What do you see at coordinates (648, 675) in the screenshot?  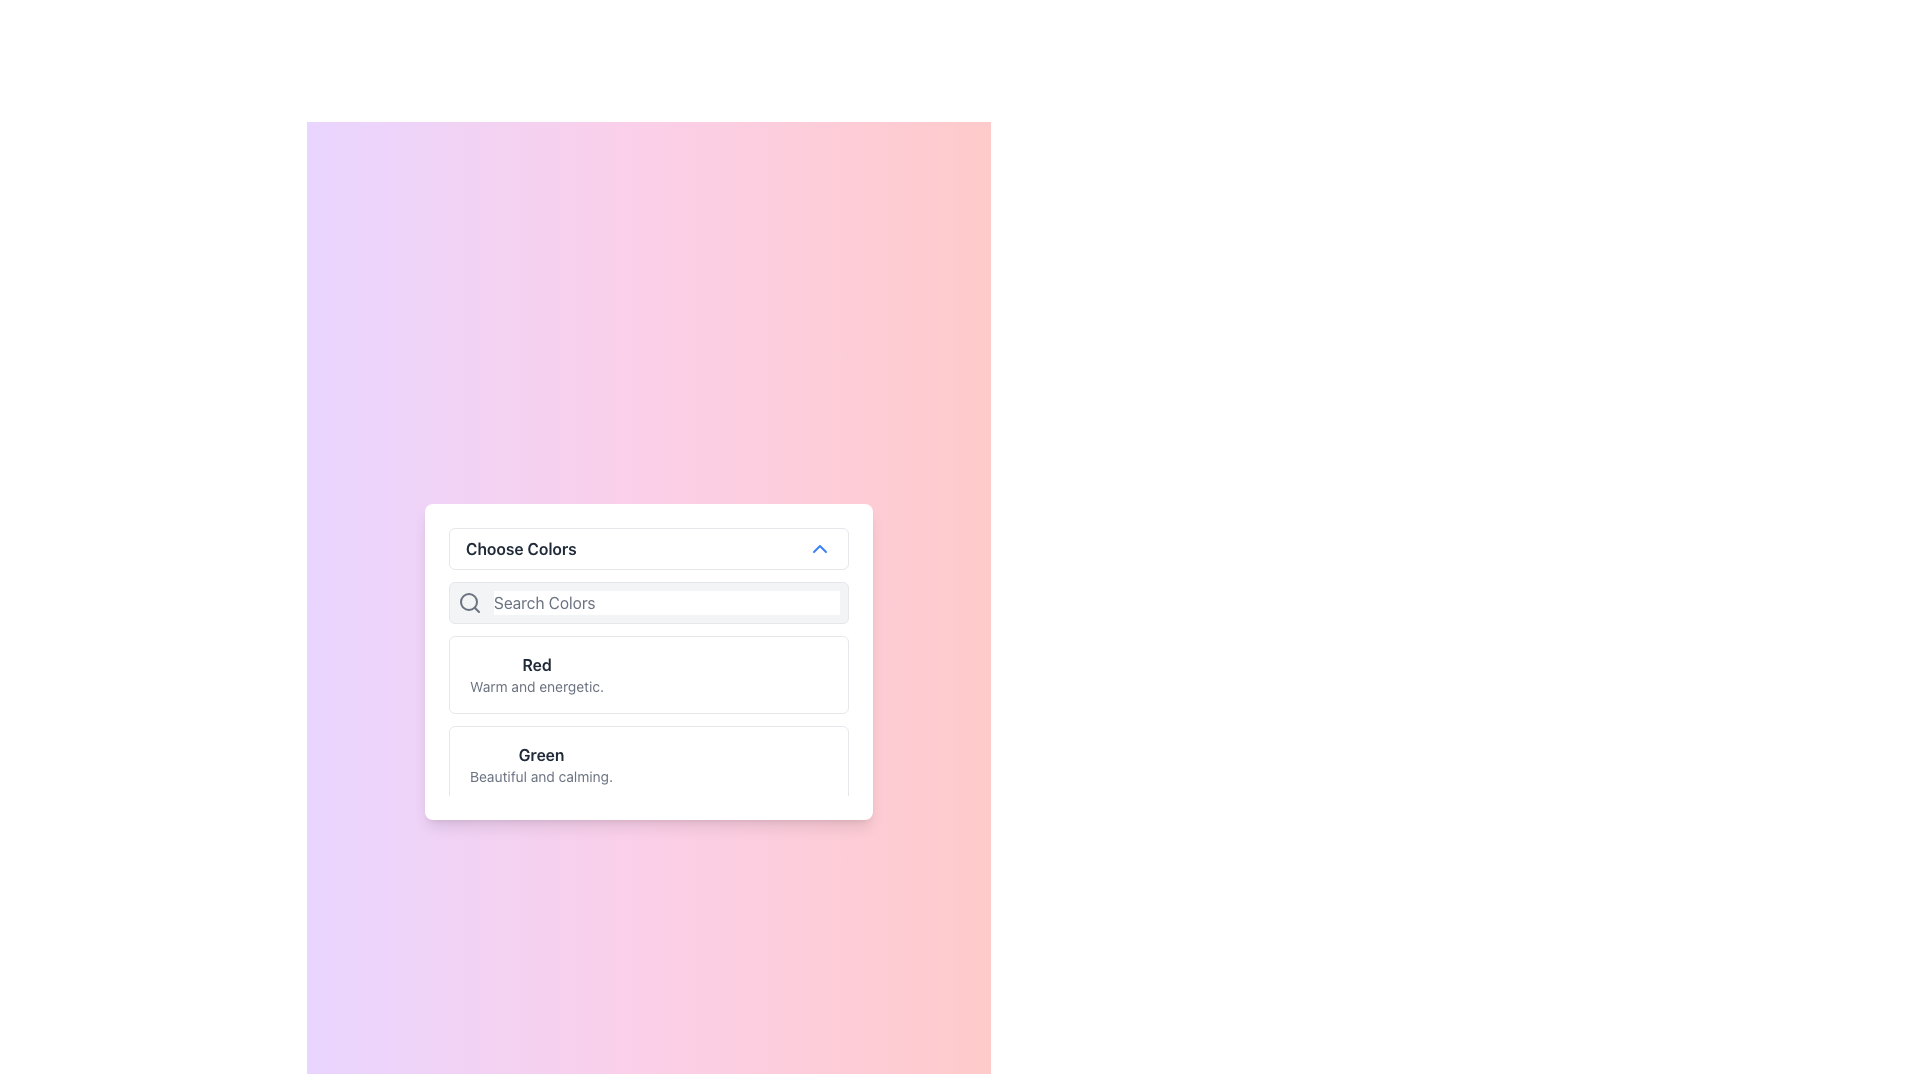 I see `the first selectable option in the dropdown menu, which represents the color Red` at bounding box center [648, 675].